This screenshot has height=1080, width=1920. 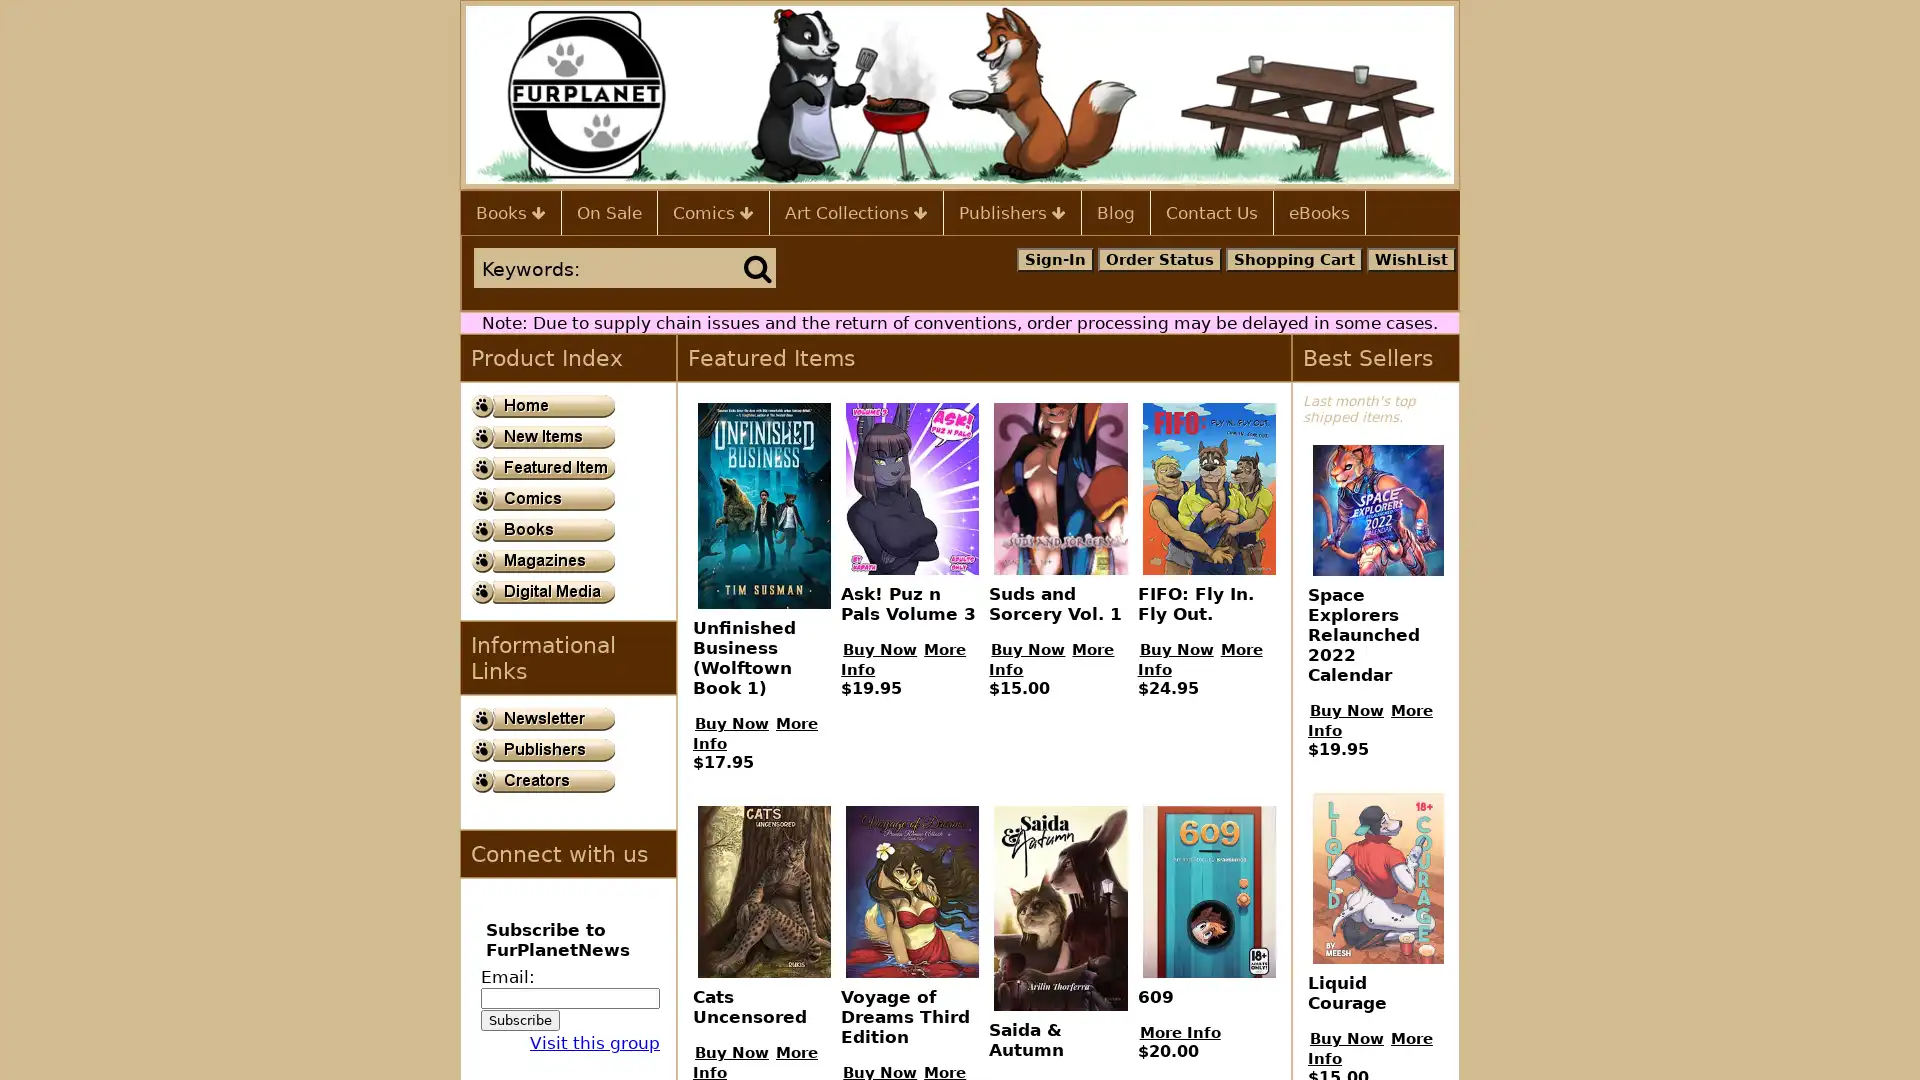 What do you see at coordinates (1410, 257) in the screenshot?
I see `WishList` at bounding box center [1410, 257].